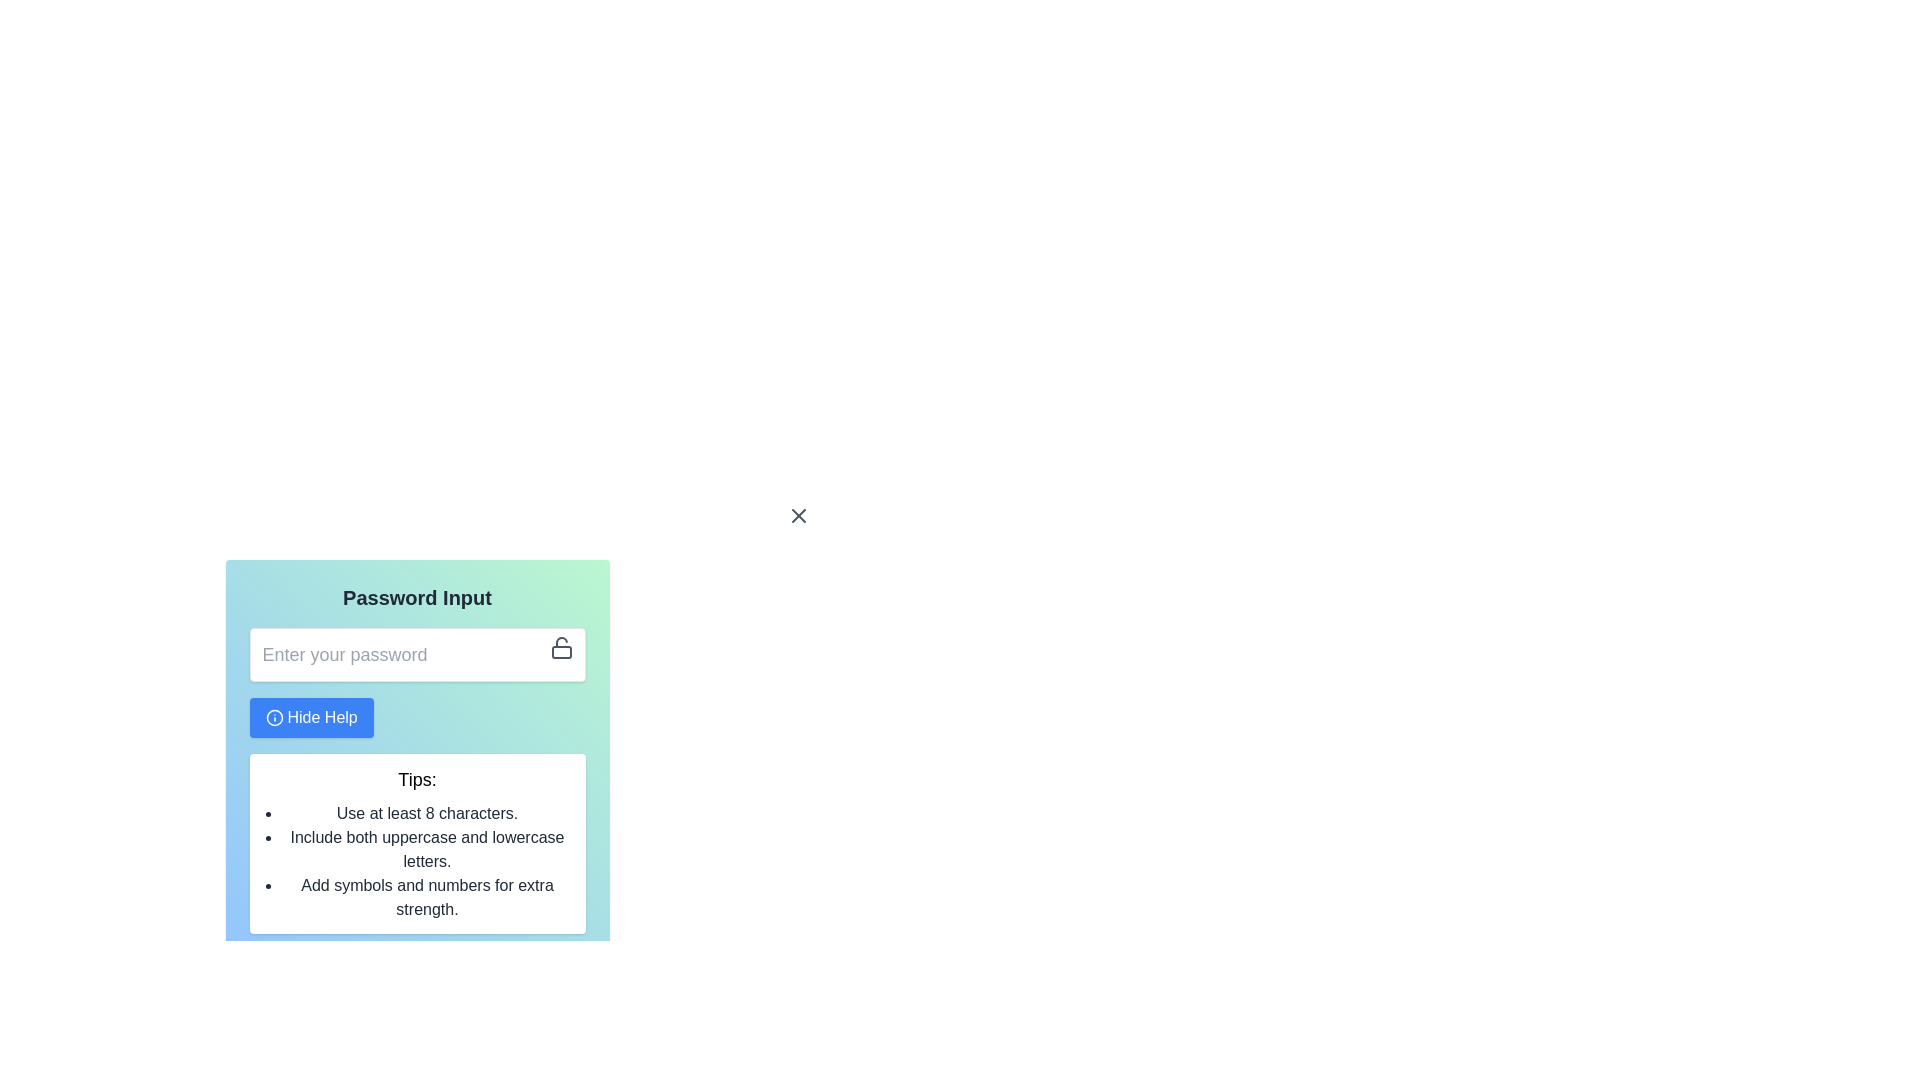 The width and height of the screenshot is (1920, 1080). I want to click on the informative icon located to the left of the 'Hide Help' button, which indicates additional help or information, so click(273, 716).